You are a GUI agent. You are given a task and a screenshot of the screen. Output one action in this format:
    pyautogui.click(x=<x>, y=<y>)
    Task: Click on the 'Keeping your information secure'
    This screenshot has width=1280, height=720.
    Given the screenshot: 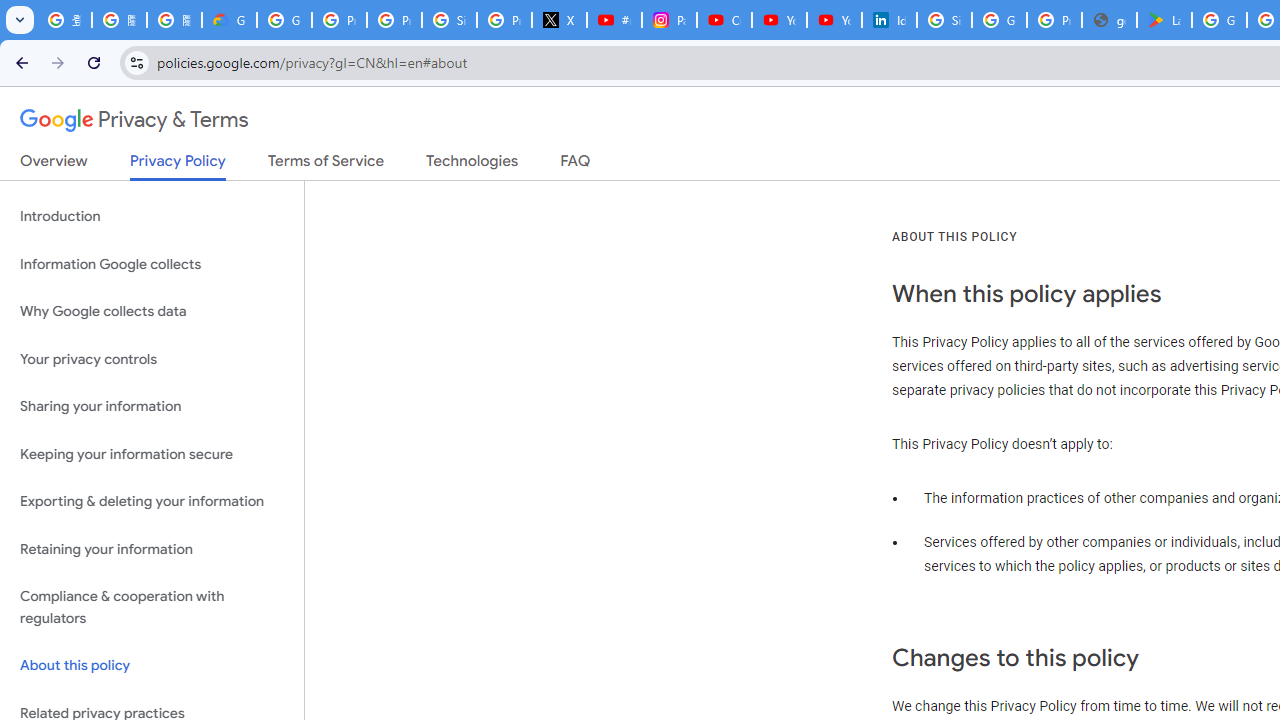 What is the action you would take?
    pyautogui.click(x=151, y=454)
    